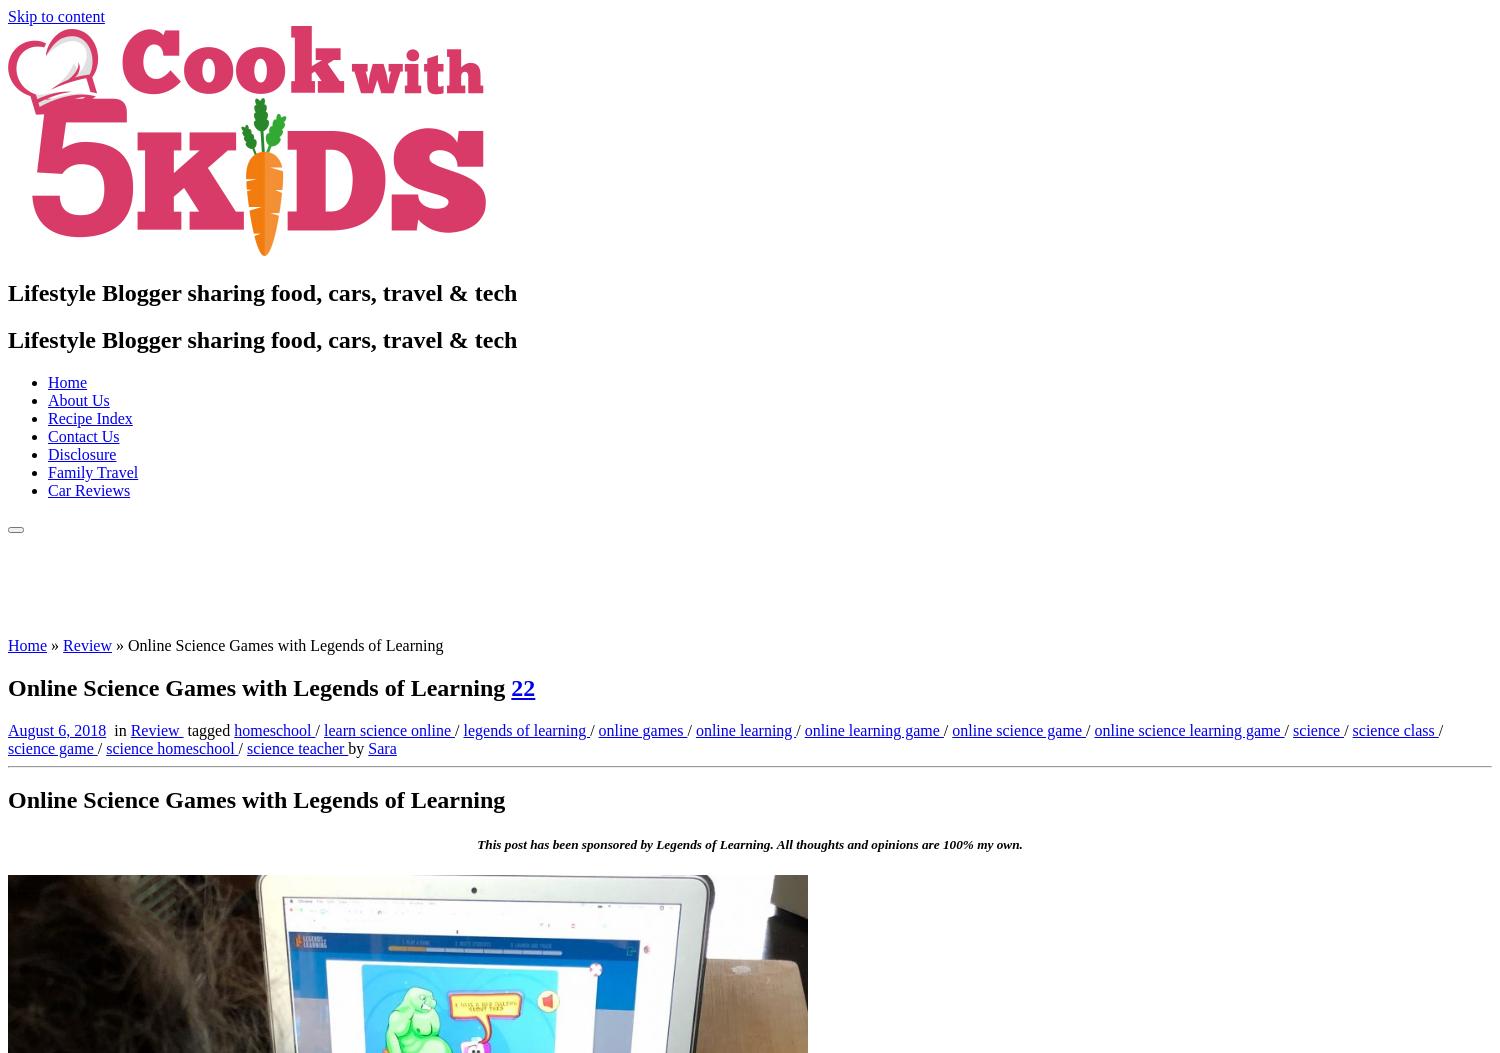 The image size is (1500, 1053). Describe the element at coordinates (642, 728) in the screenshot. I see `'online games'` at that location.